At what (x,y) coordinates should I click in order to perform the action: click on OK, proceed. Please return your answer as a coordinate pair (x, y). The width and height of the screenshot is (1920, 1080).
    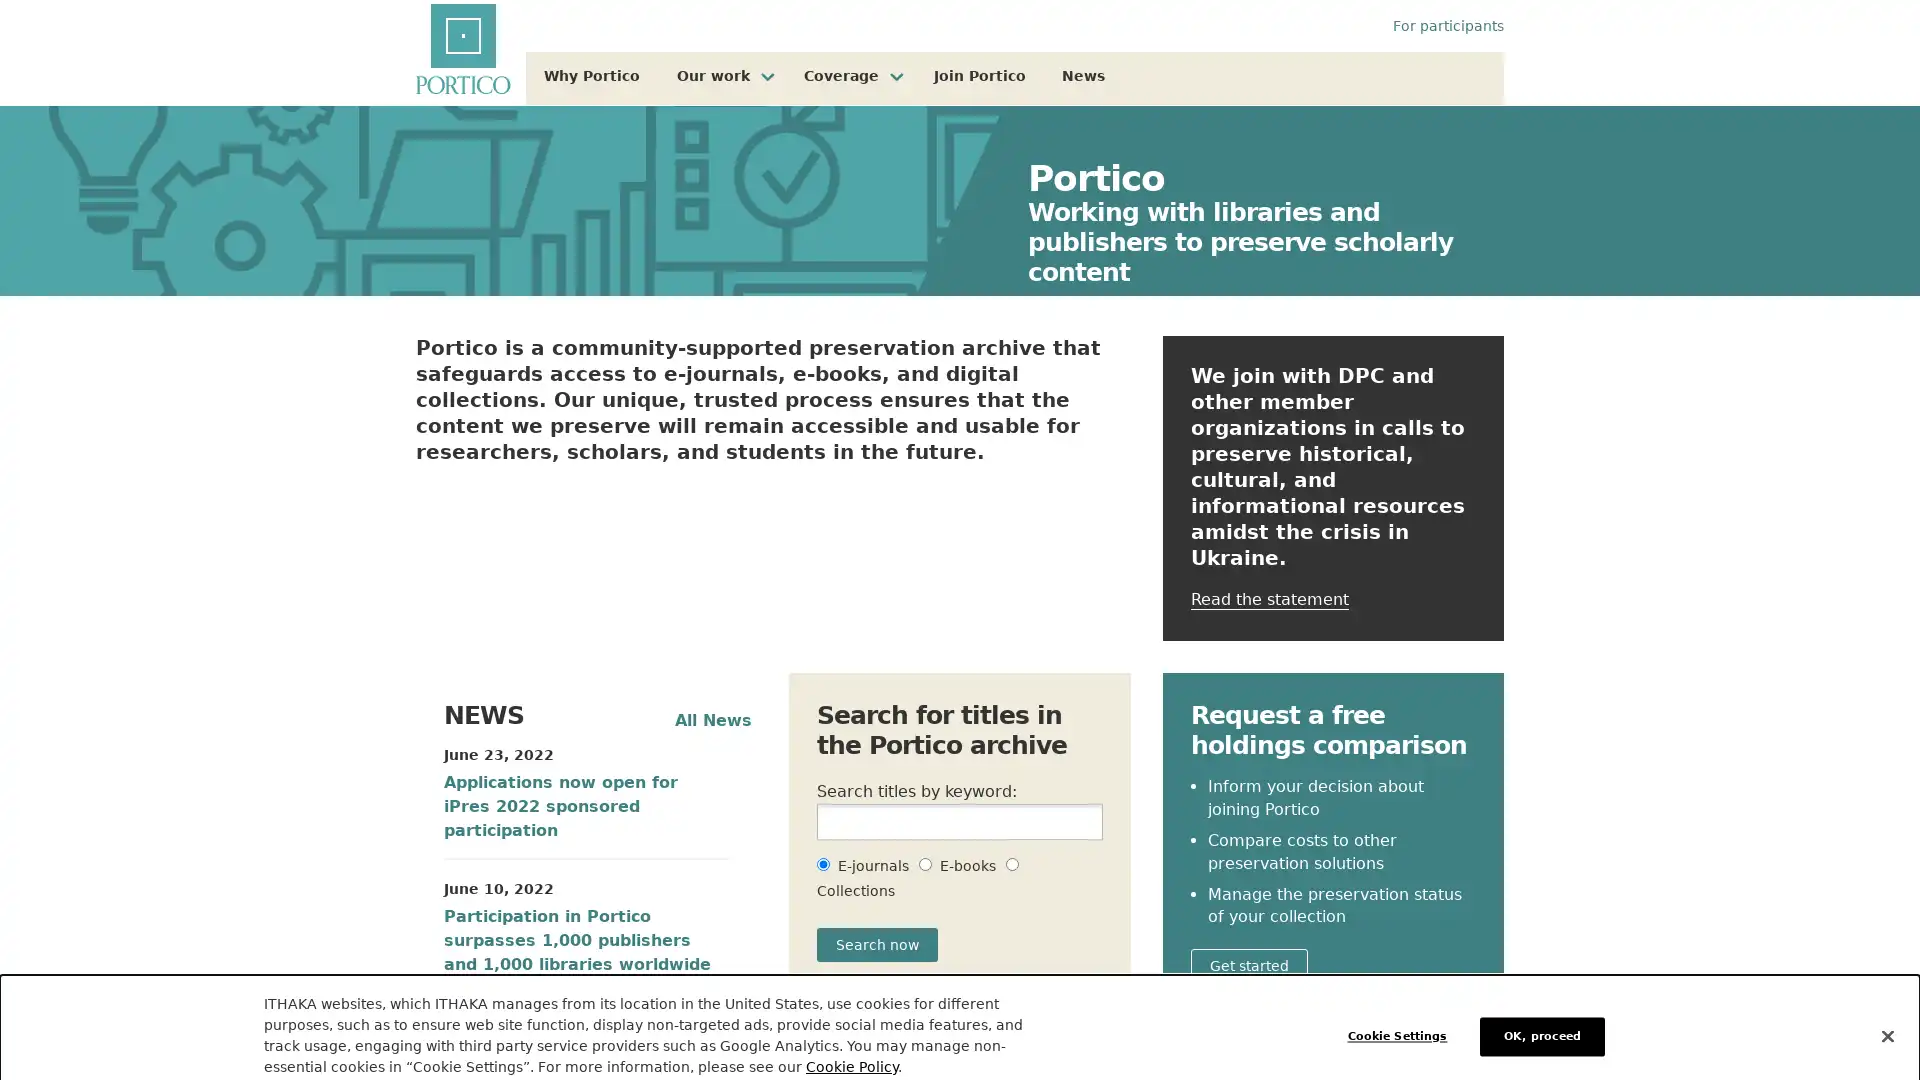
    Looking at the image, I should click on (1541, 1015).